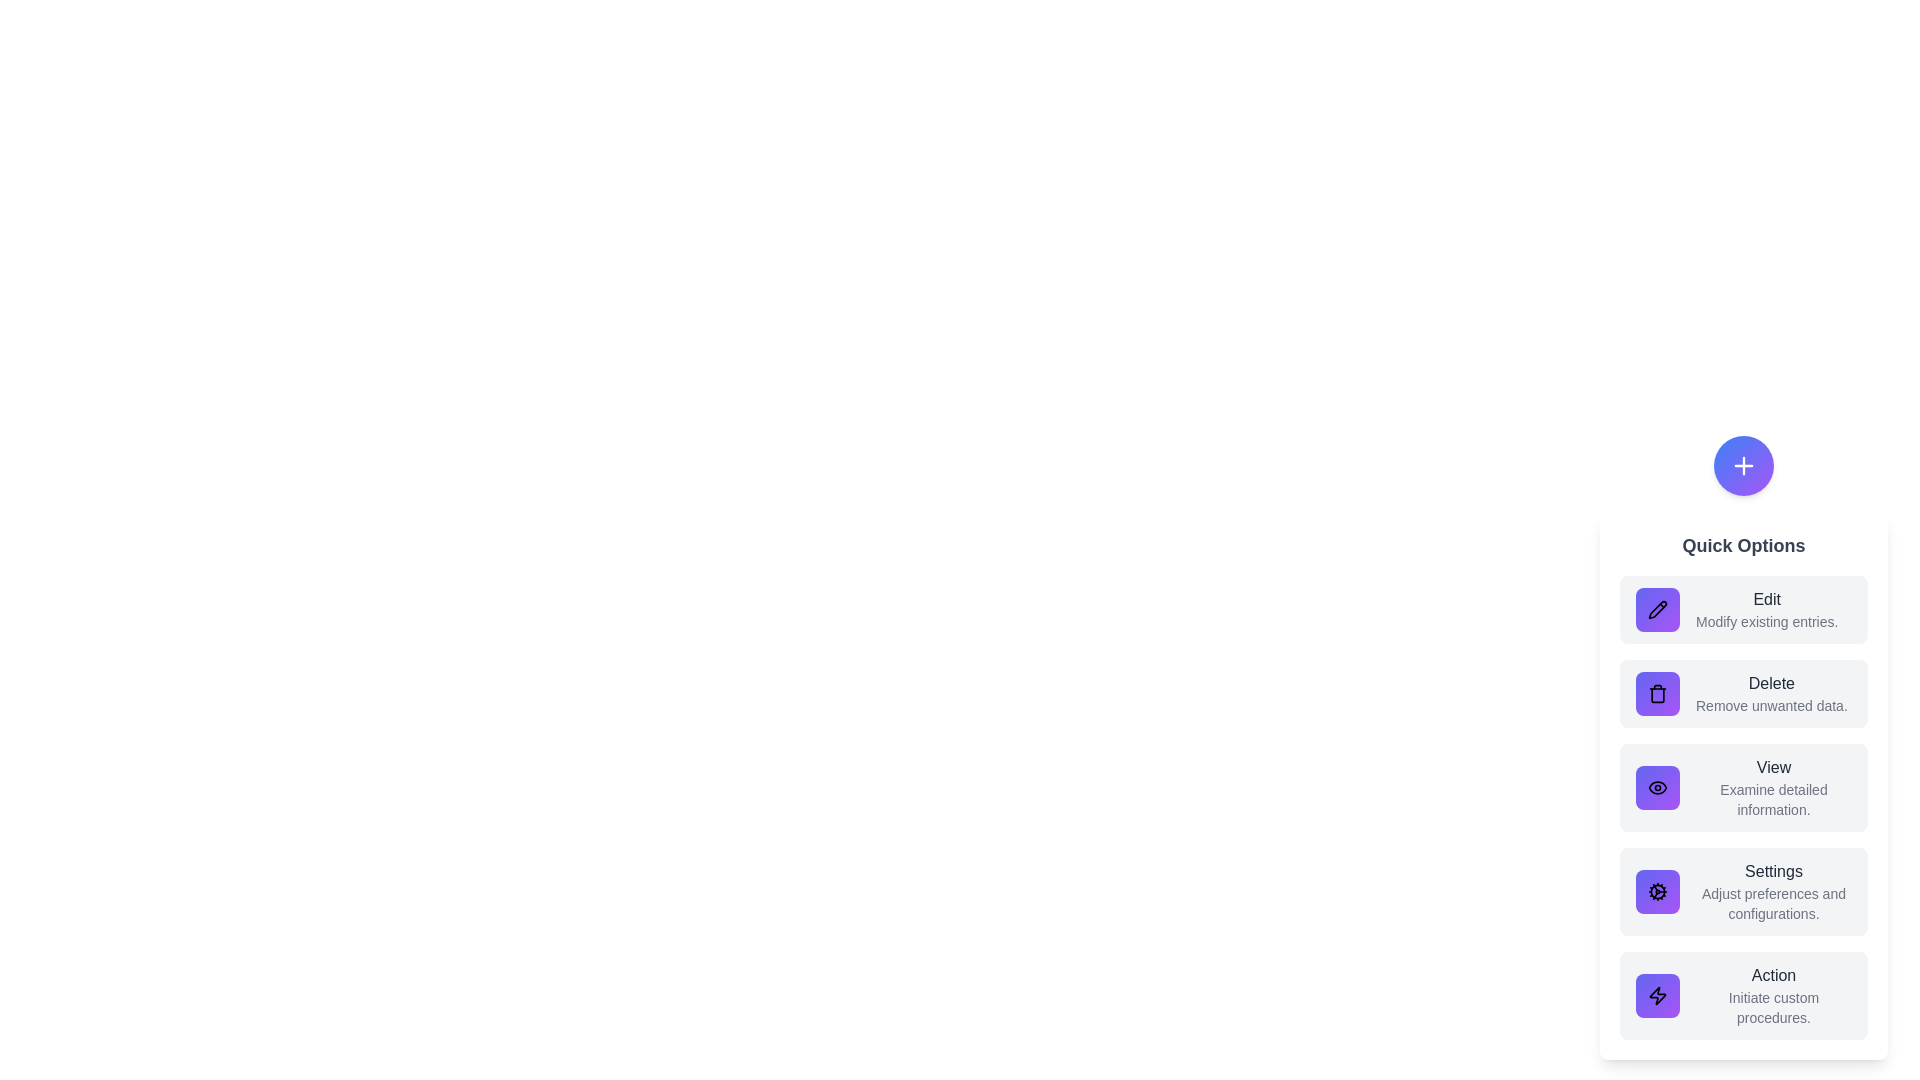  Describe the element at coordinates (1742, 890) in the screenshot. I see `the Settings option from the list` at that location.